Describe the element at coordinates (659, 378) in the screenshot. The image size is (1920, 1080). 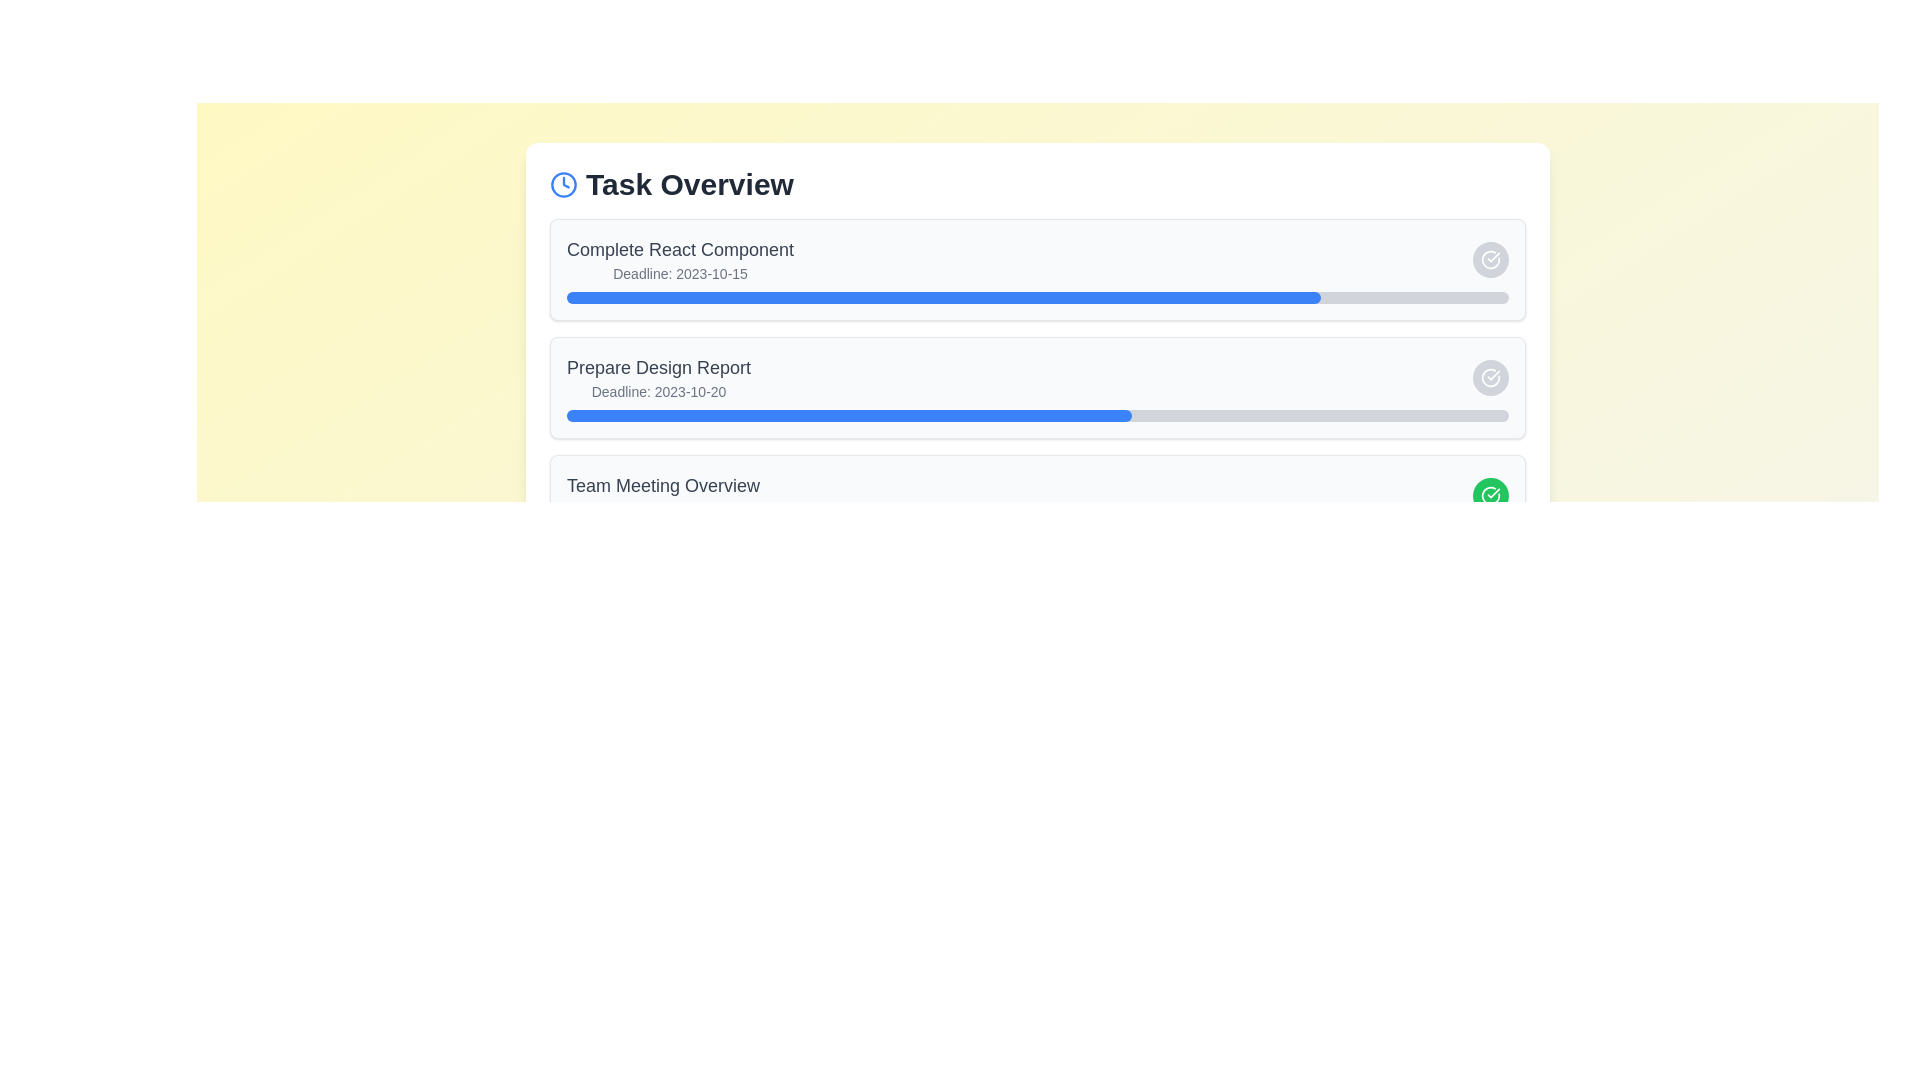
I see `the task description text label which is the second item in the 'Task Overview' section, situated below 'Complete React Component' and above 'Team Meeting Overview'` at that location.